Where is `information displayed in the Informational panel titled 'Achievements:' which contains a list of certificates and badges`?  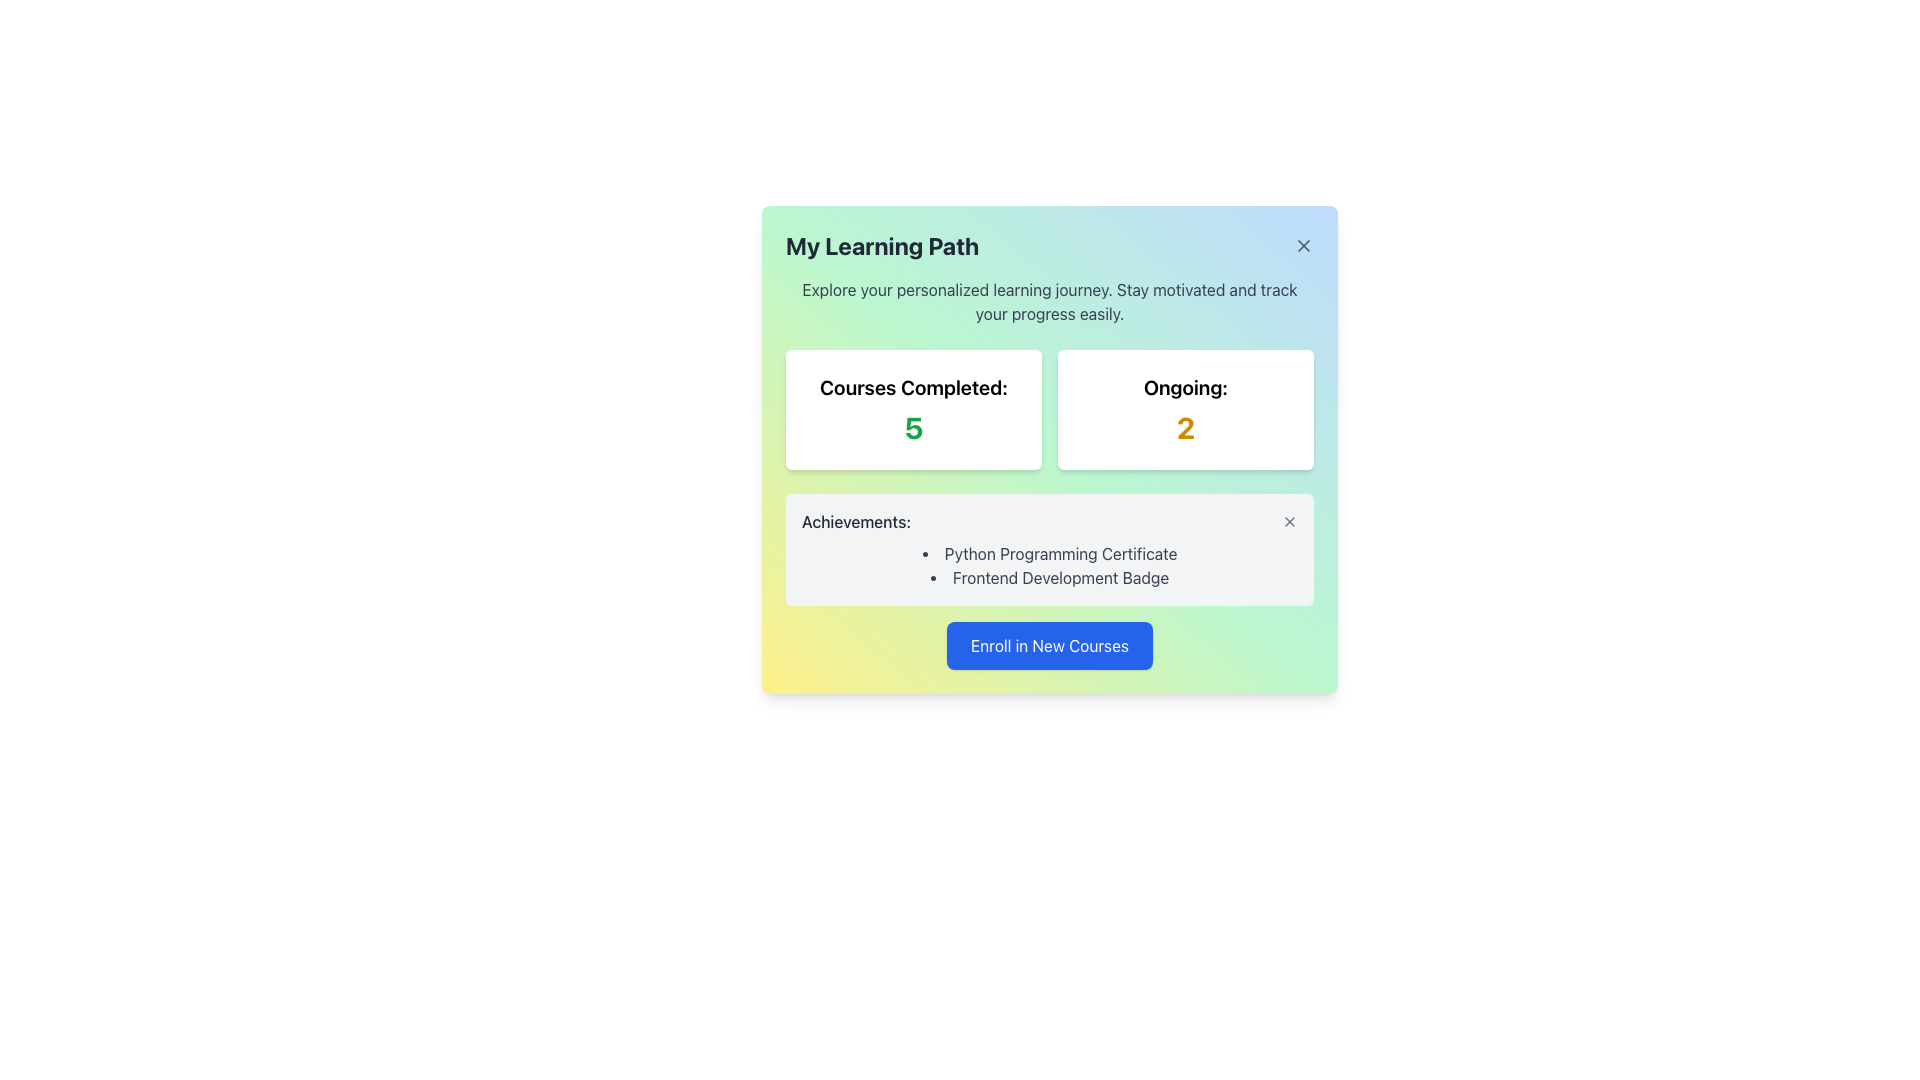 information displayed in the Informational panel titled 'Achievements:' which contains a list of certificates and badges is located at coordinates (1049, 550).